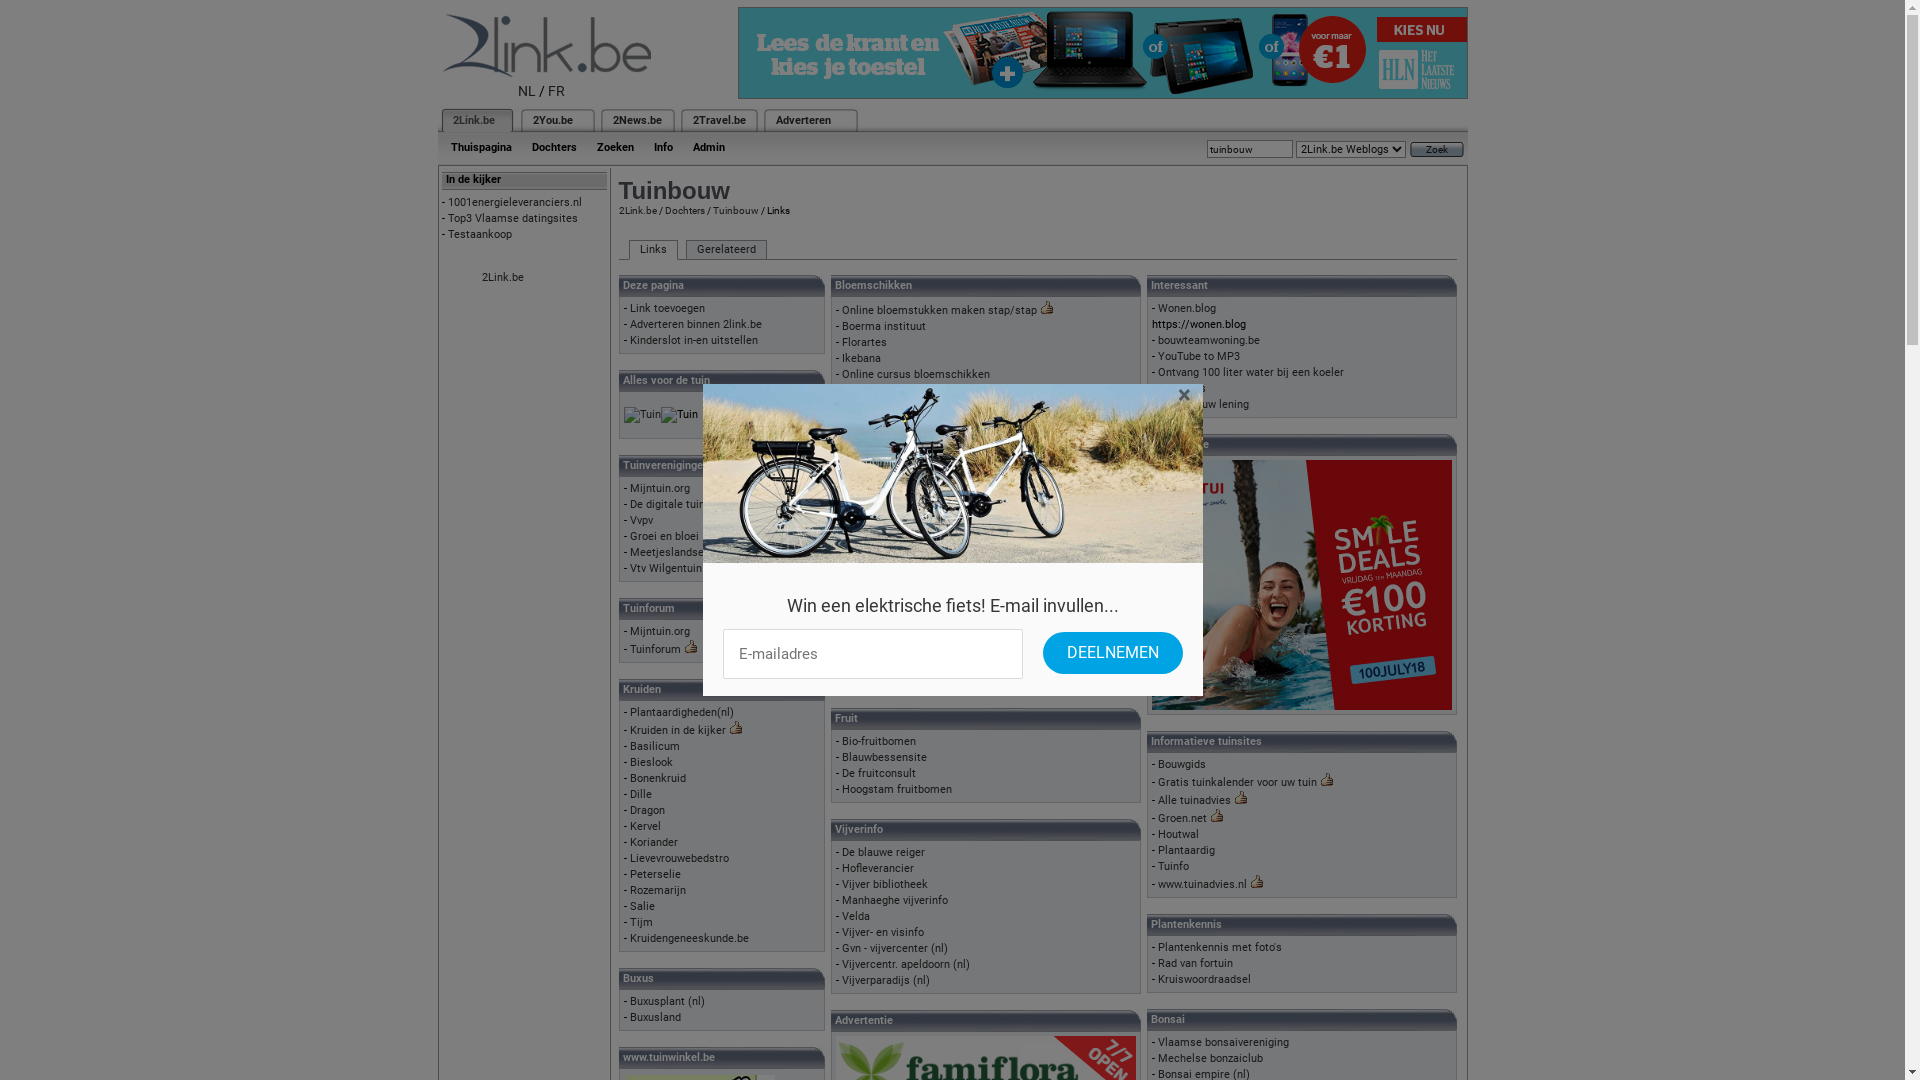  Describe the element at coordinates (1186, 308) in the screenshot. I see `'Wonen.blog'` at that location.